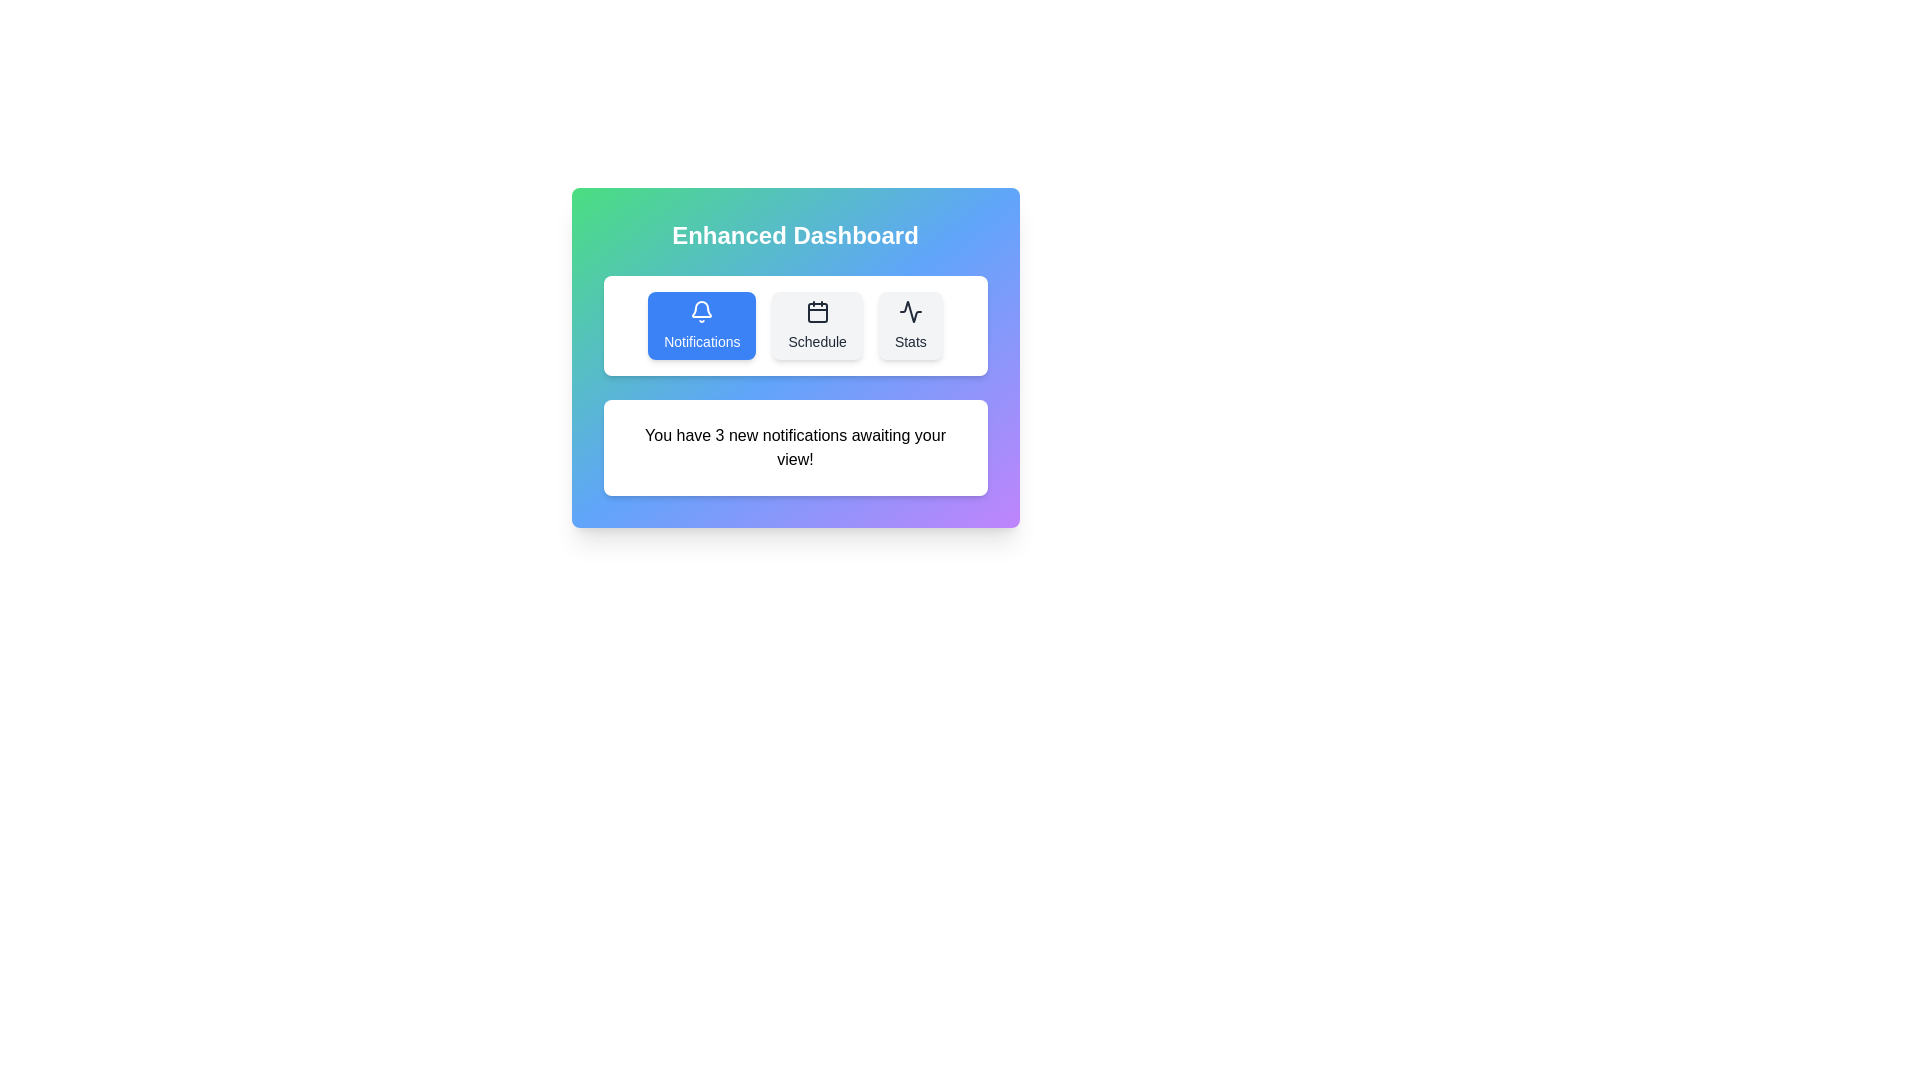  I want to click on 'Stats' icon element in the Enhanced Dashboard section to view individual styling properties, so click(909, 312).